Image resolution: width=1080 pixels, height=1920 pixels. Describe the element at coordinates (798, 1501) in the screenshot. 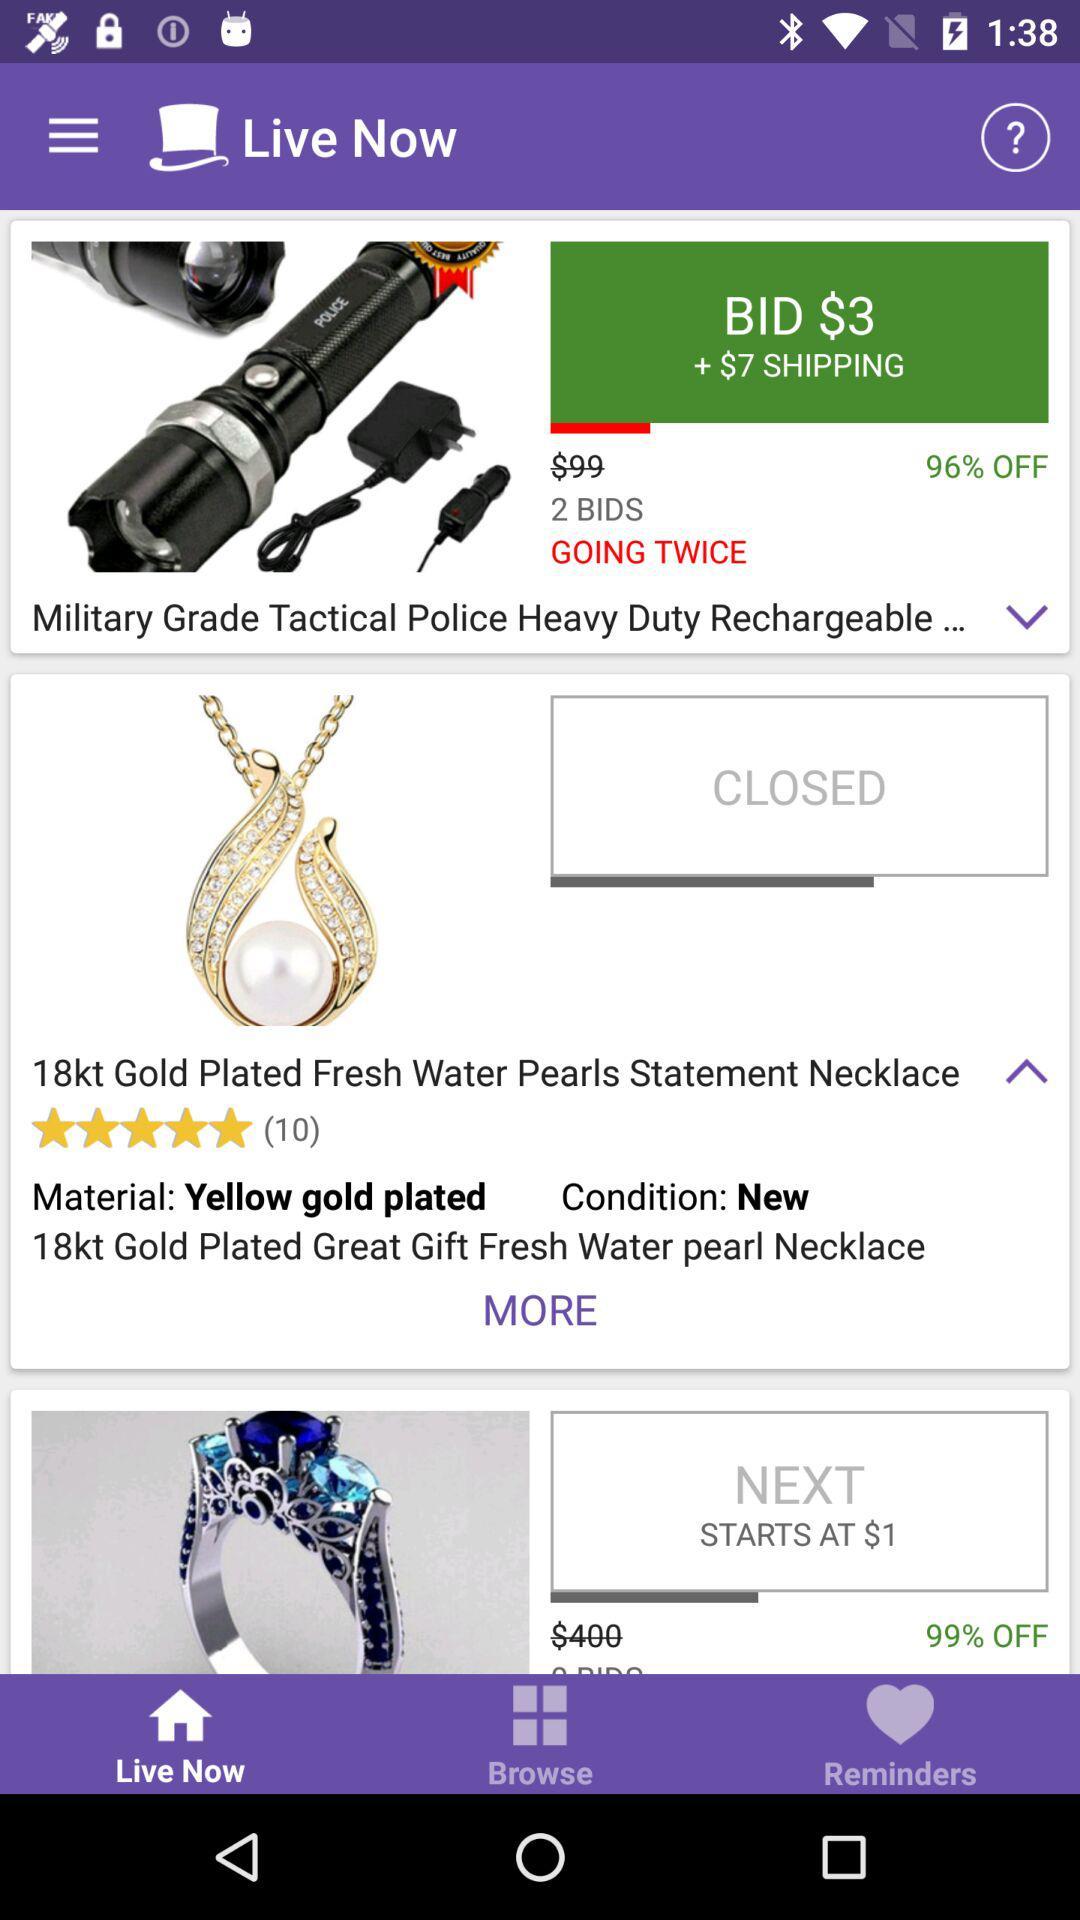

I see `the item below more` at that location.